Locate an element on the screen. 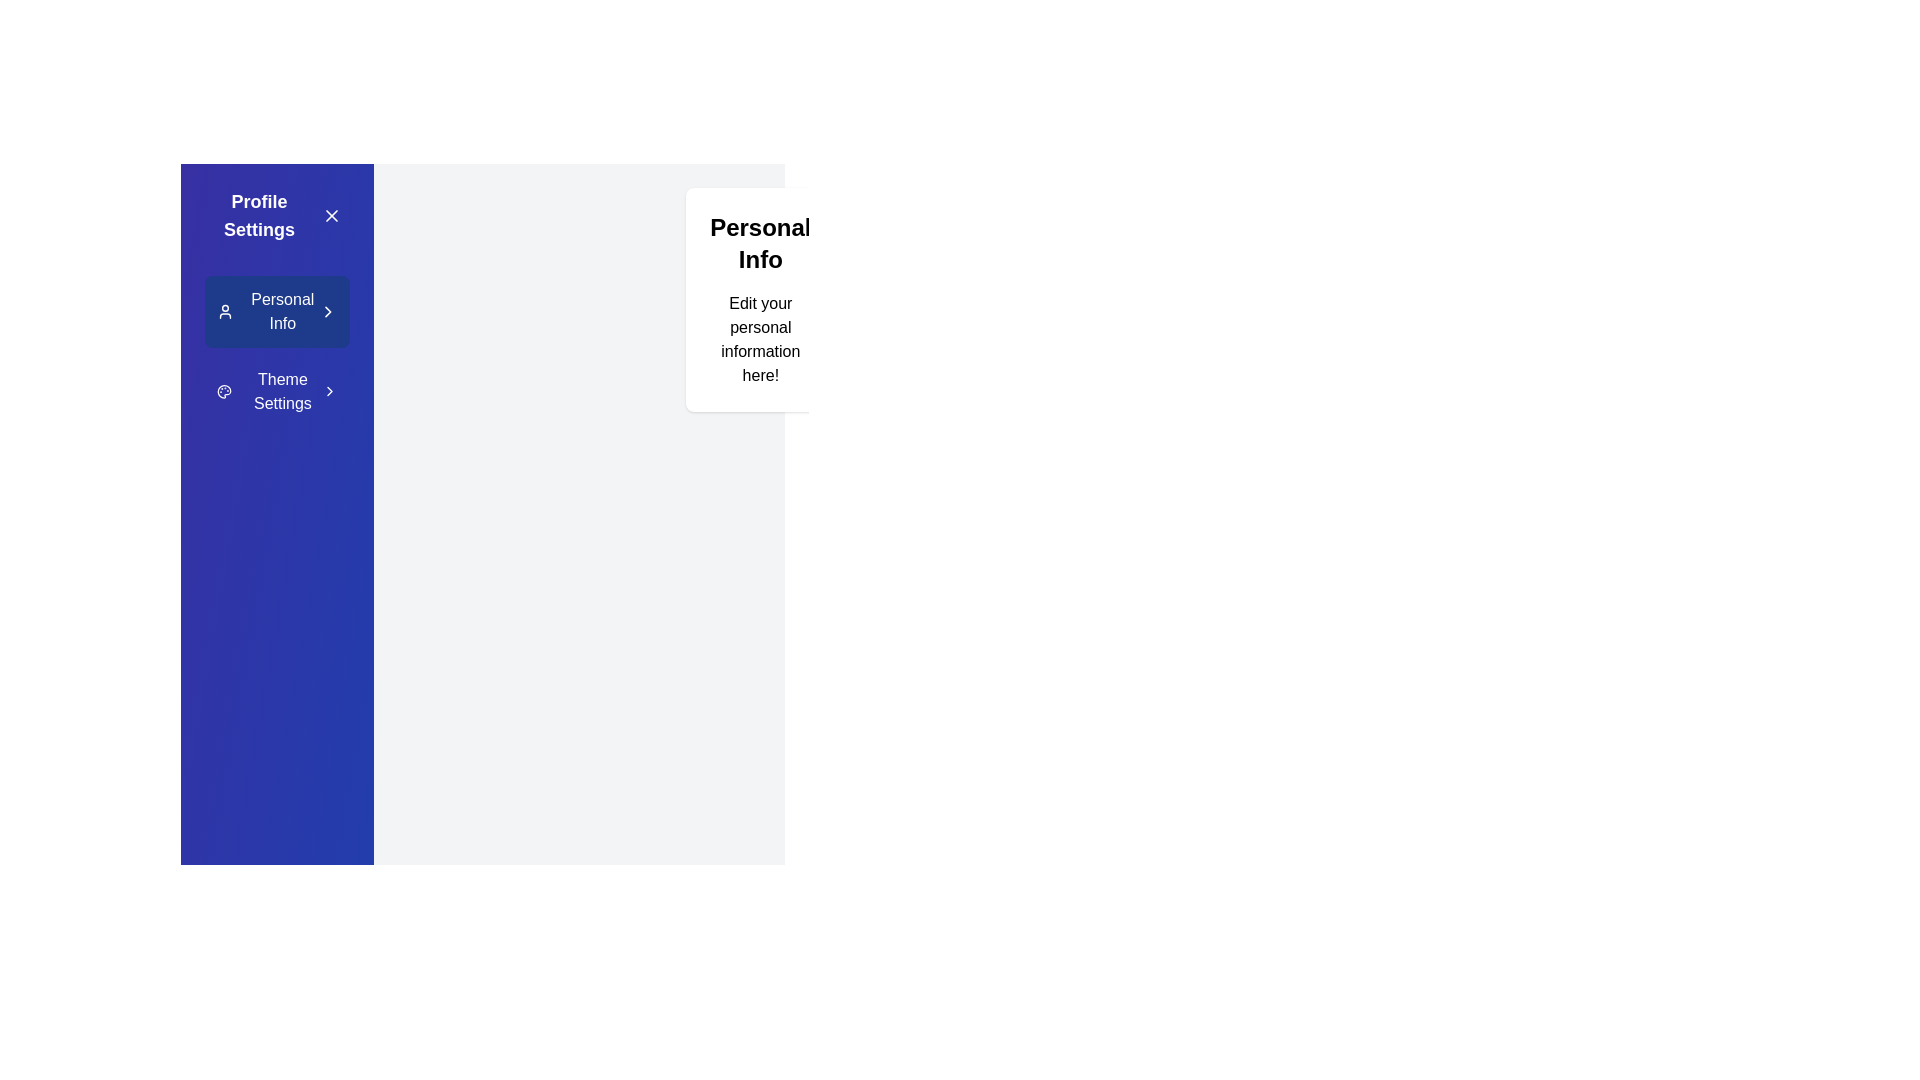 The image size is (1920, 1080). the personal information settings icon located on the left sidebar, preceding the text 'Personal Info' is located at coordinates (225, 312).